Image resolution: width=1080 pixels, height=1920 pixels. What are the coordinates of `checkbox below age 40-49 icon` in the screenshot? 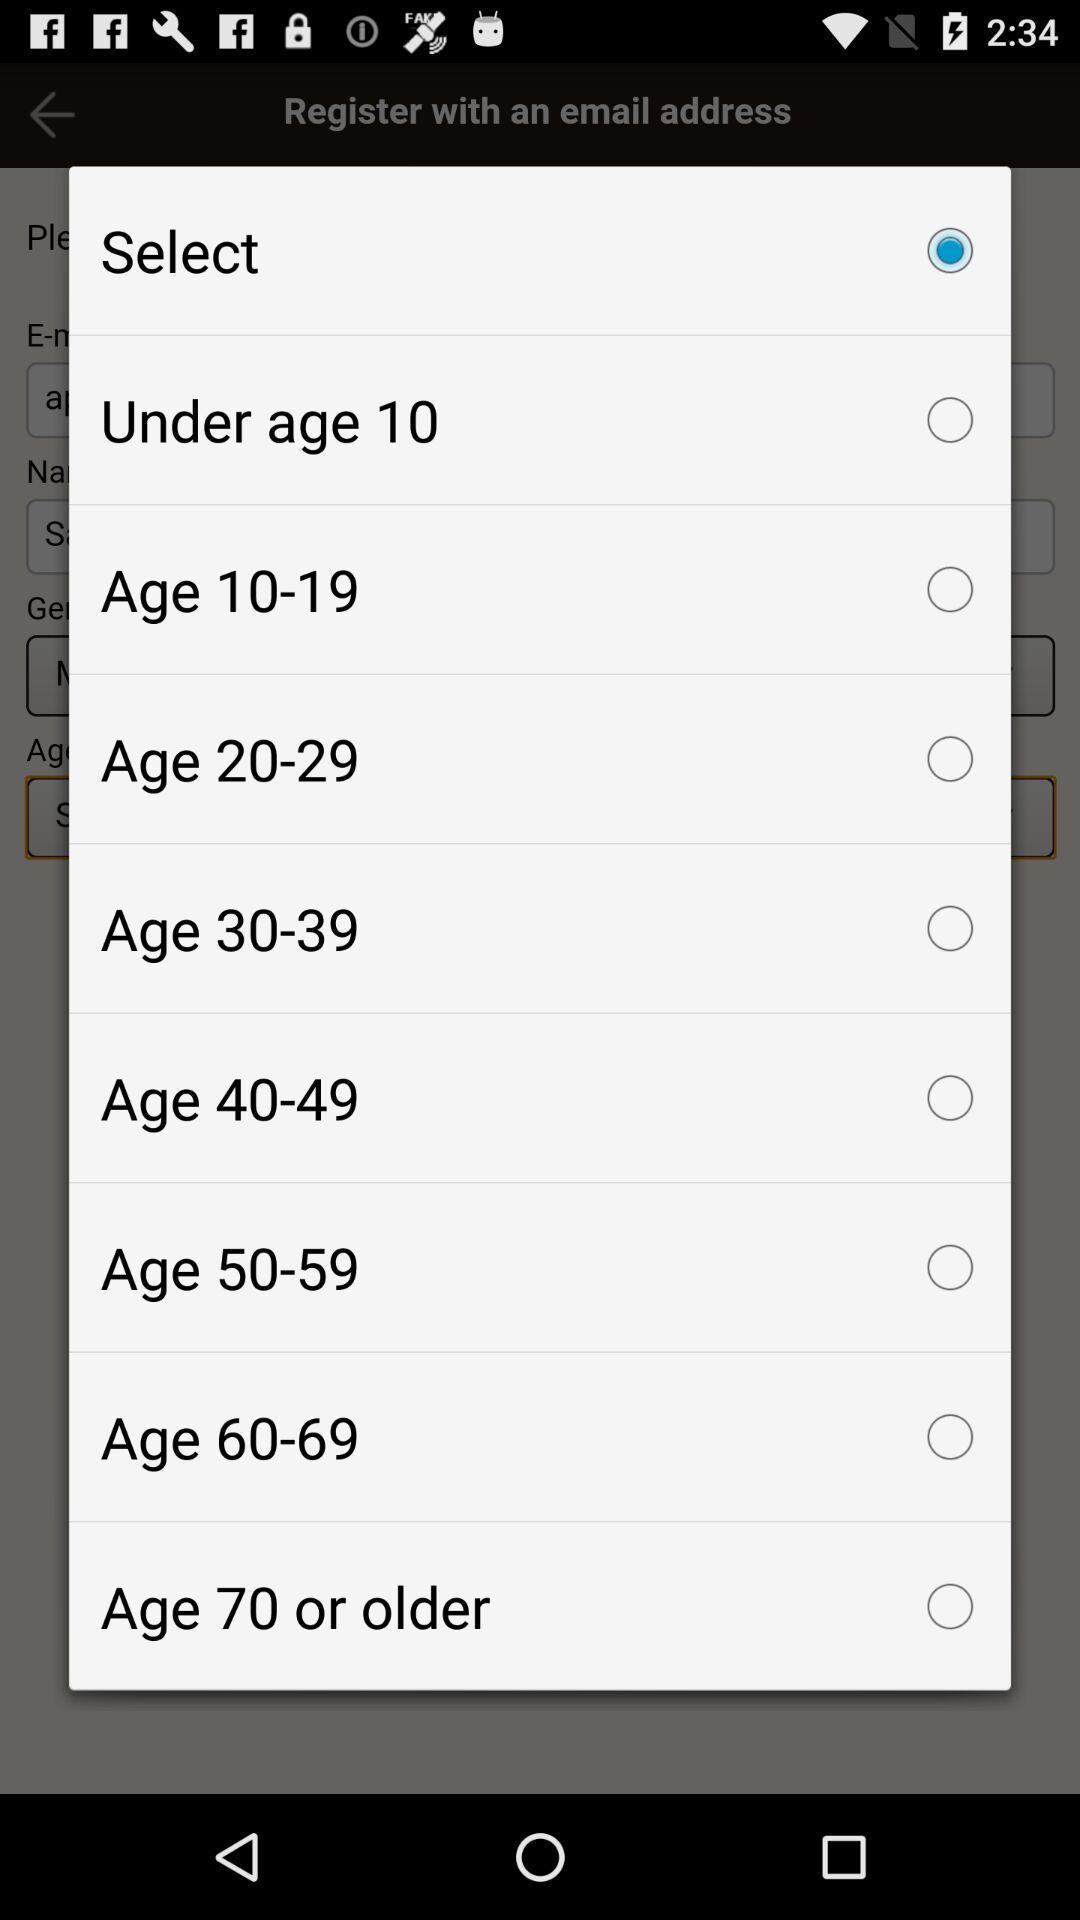 It's located at (540, 1266).